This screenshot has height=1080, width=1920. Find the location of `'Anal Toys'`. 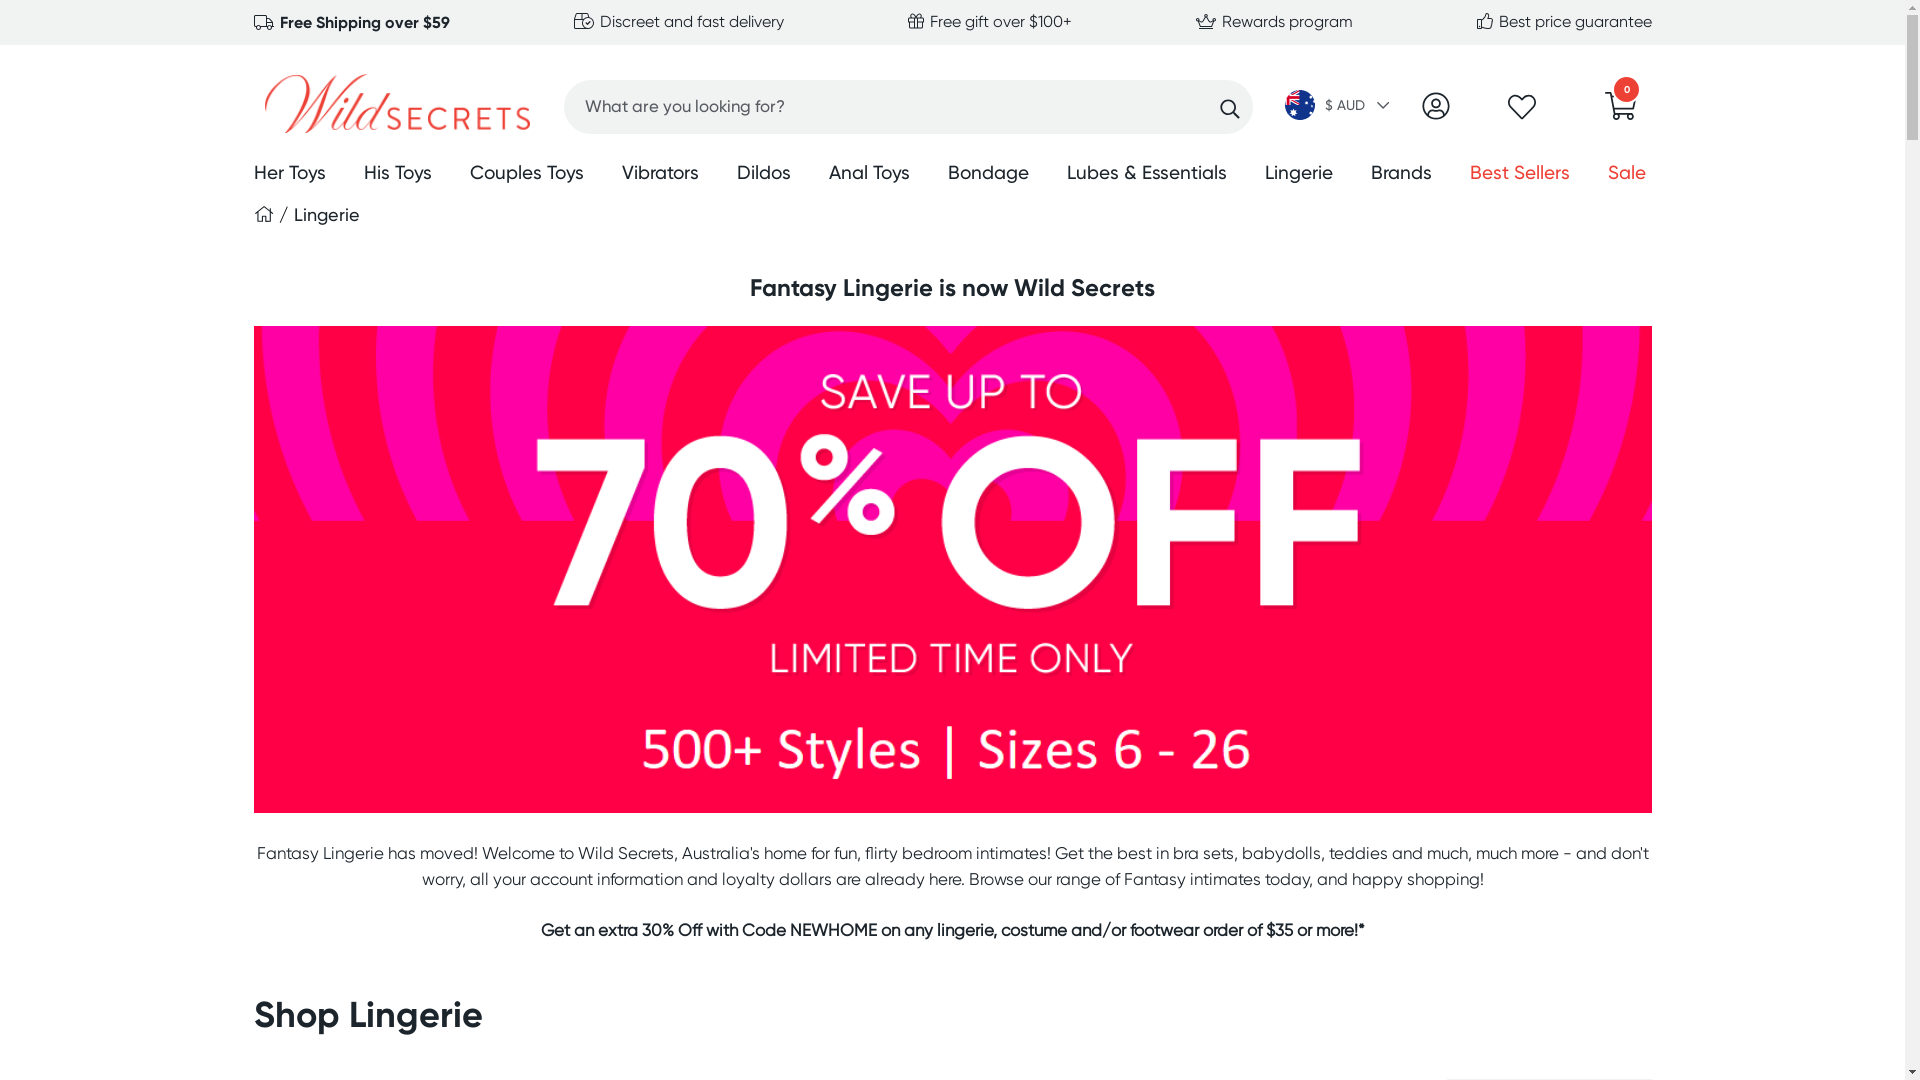

'Anal Toys' is located at coordinates (868, 173).